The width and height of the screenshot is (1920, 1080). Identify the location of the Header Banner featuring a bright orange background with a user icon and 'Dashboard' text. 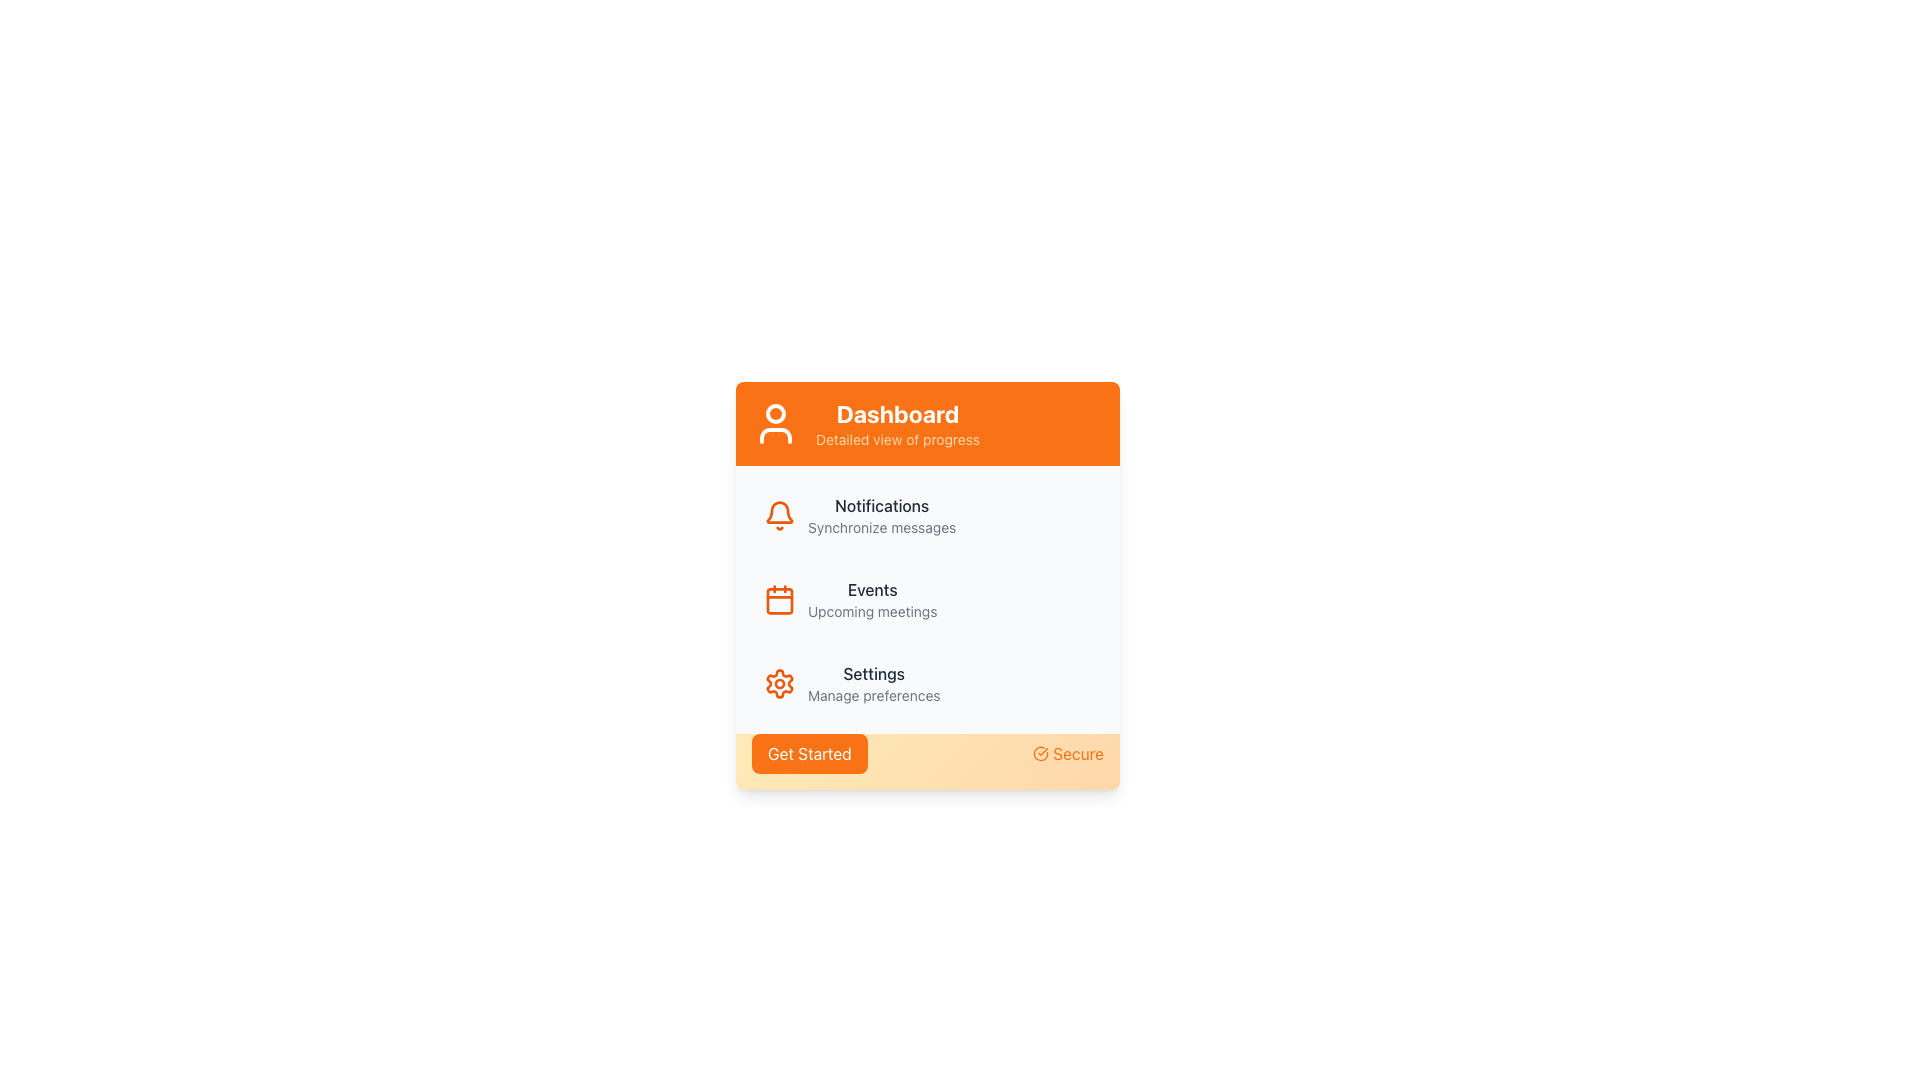
(926, 423).